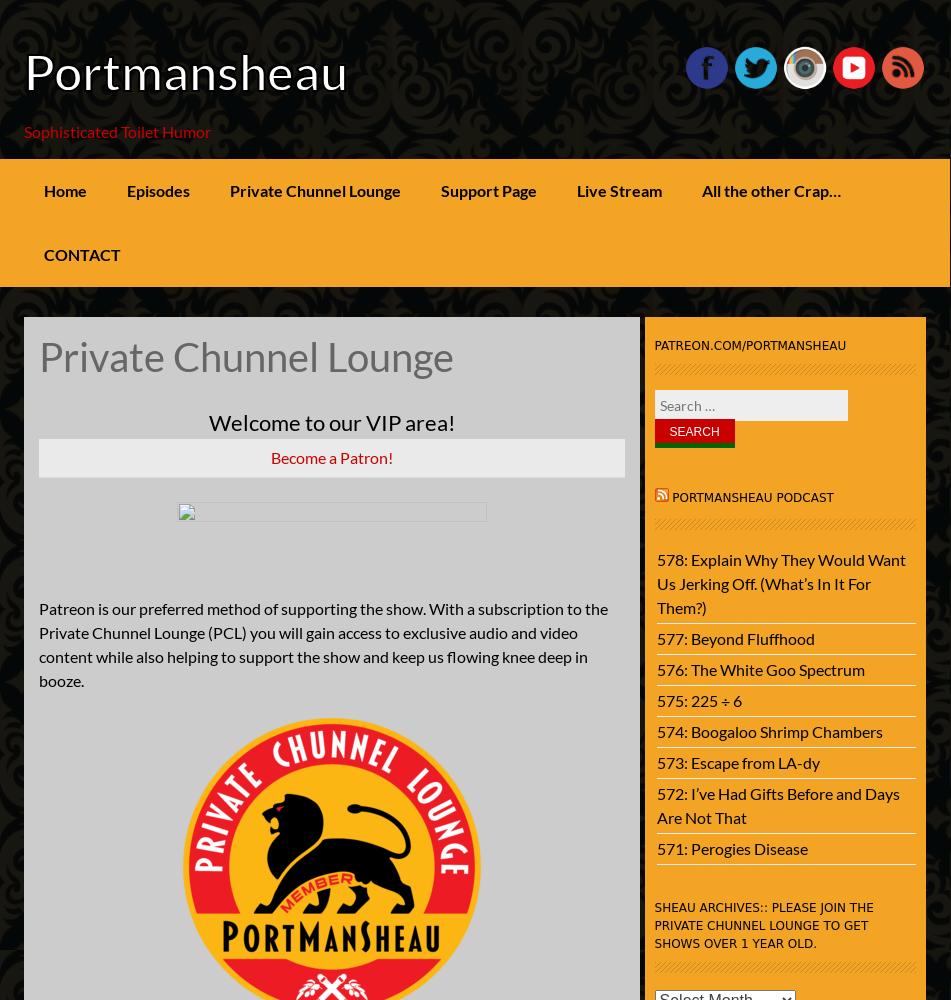 This screenshot has height=1000, width=951. Describe the element at coordinates (762, 926) in the screenshot. I see `'SHEAU Archives:: Please join the Private Chunnel Lounge to get shows over 1 year old.'` at that location.